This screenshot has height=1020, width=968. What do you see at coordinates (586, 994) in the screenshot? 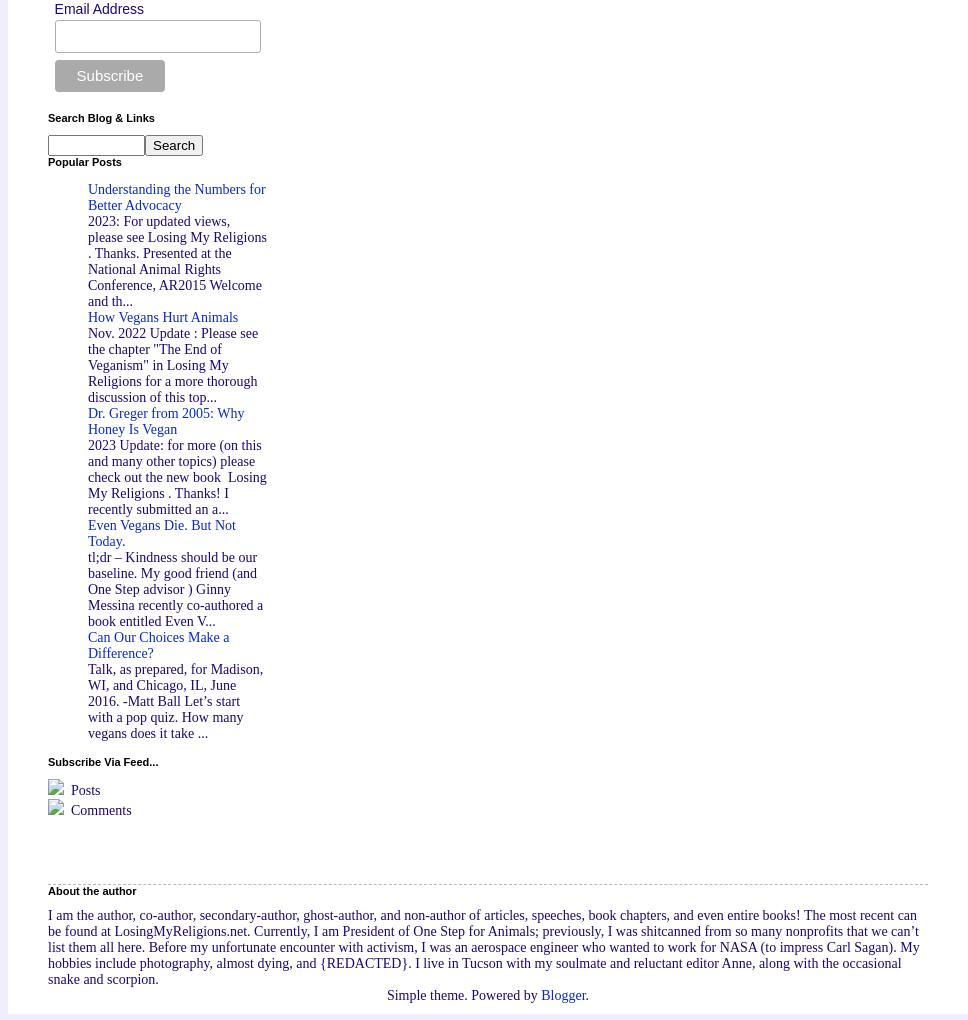
I see `'.'` at bounding box center [586, 994].